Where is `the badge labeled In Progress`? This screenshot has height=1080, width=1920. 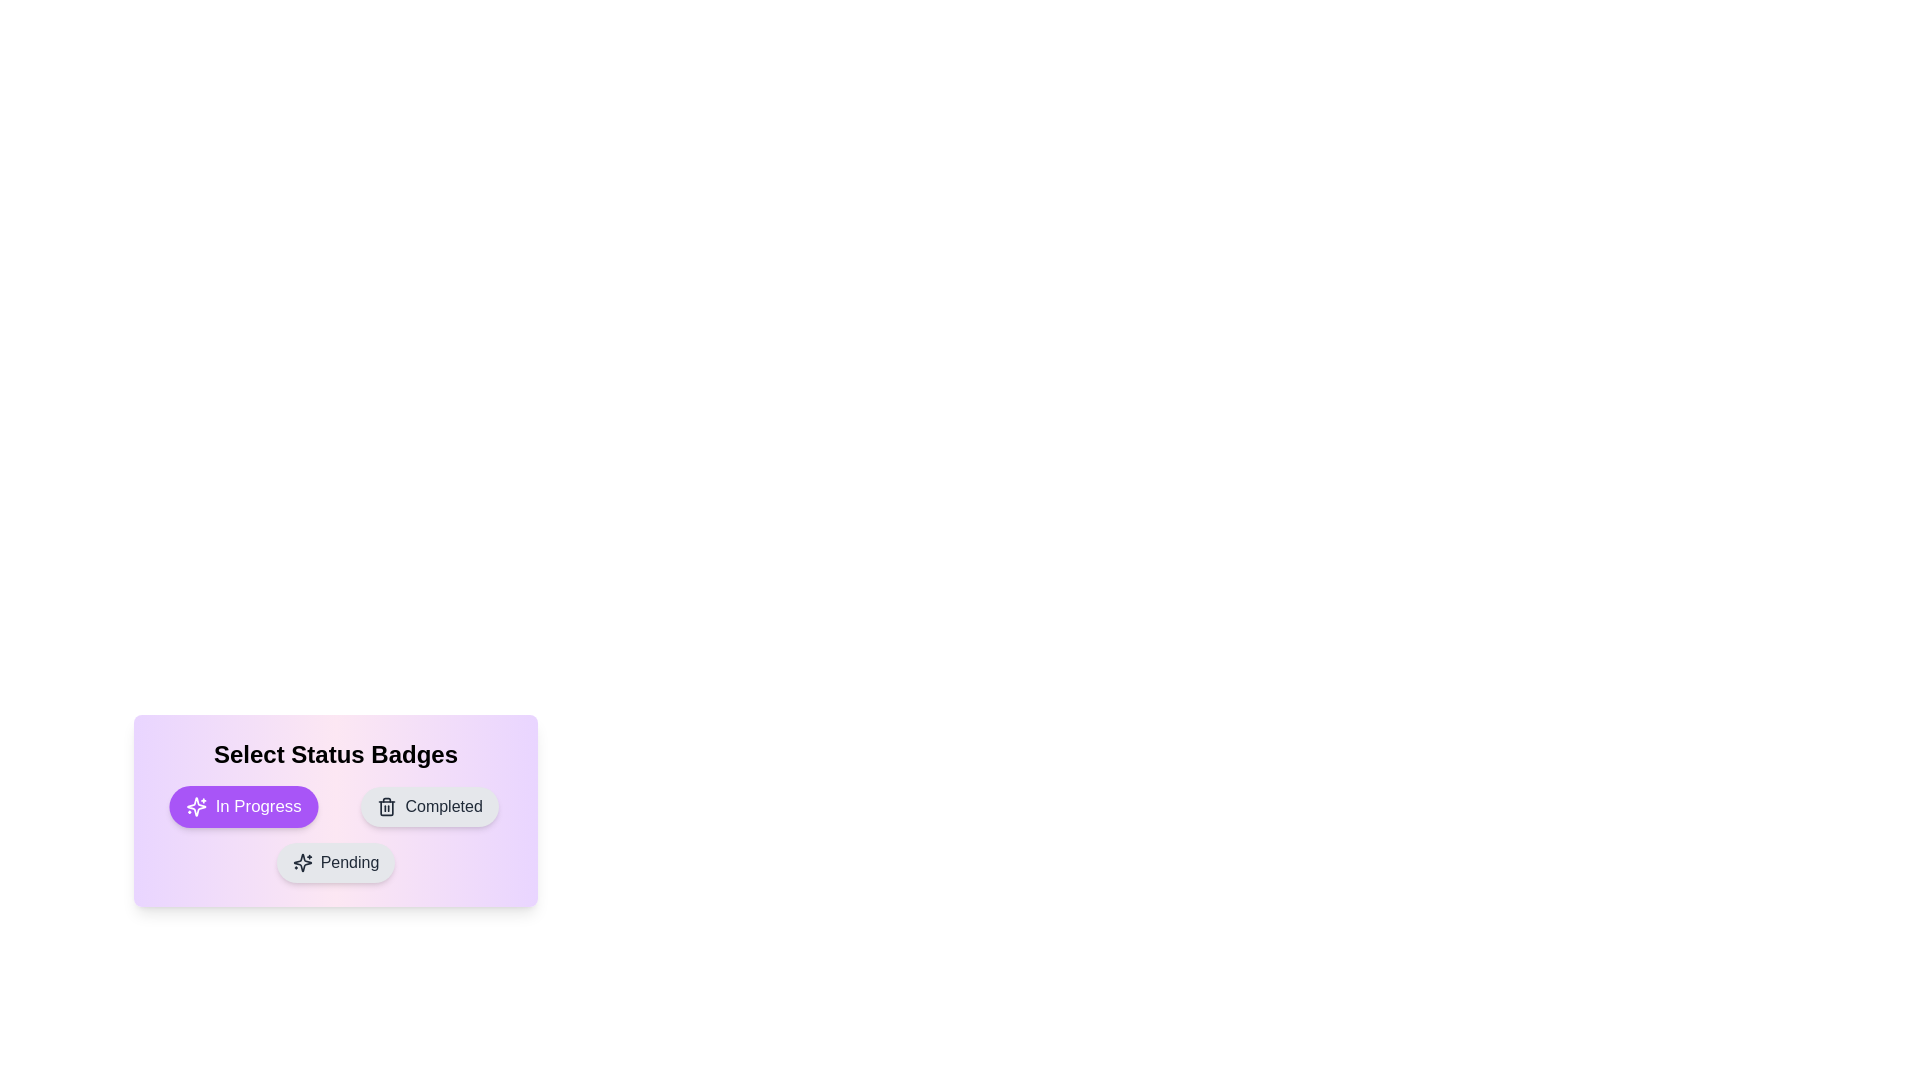
the badge labeled In Progress is located at coordinates (243, 805).